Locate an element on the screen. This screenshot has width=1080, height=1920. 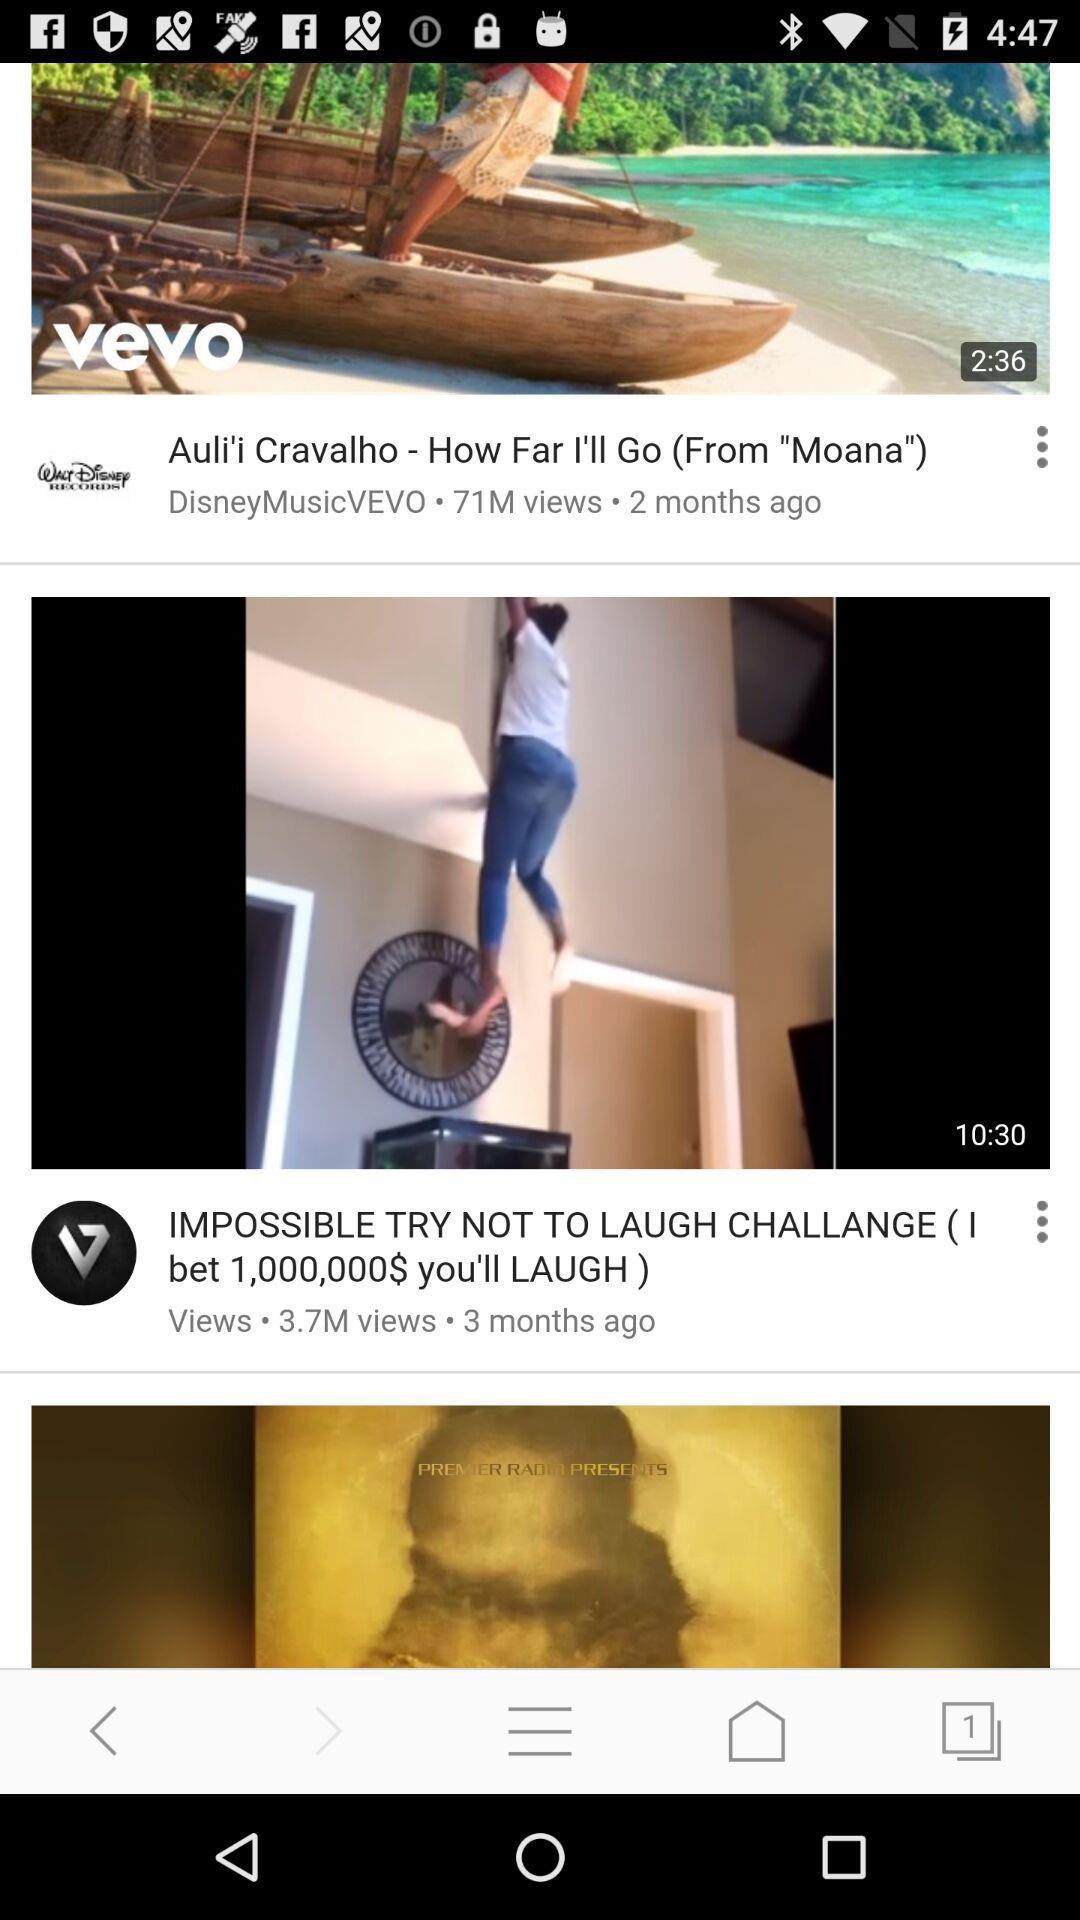
alerta para as imagnes is located at coordinates (540, 865).